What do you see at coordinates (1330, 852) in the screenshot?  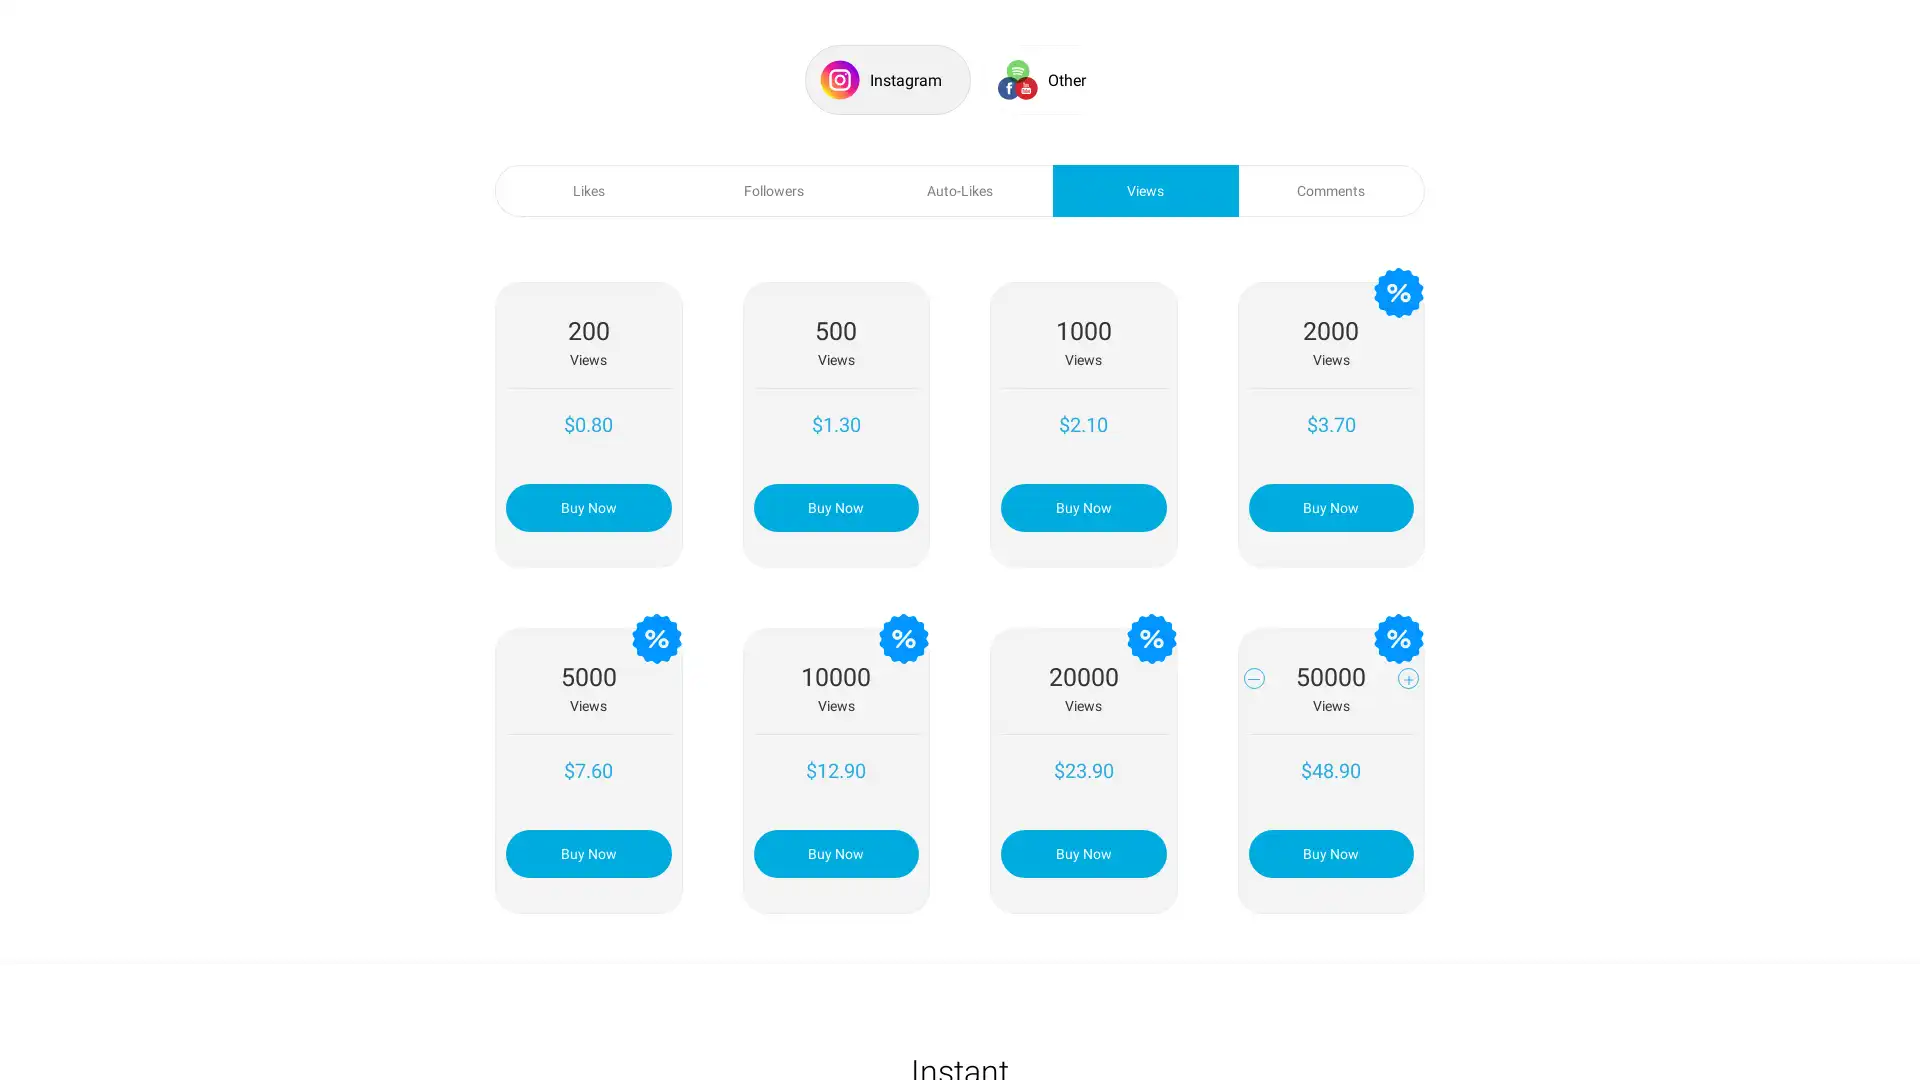 I see `Buy Now` at bounding box center [1330, 852].